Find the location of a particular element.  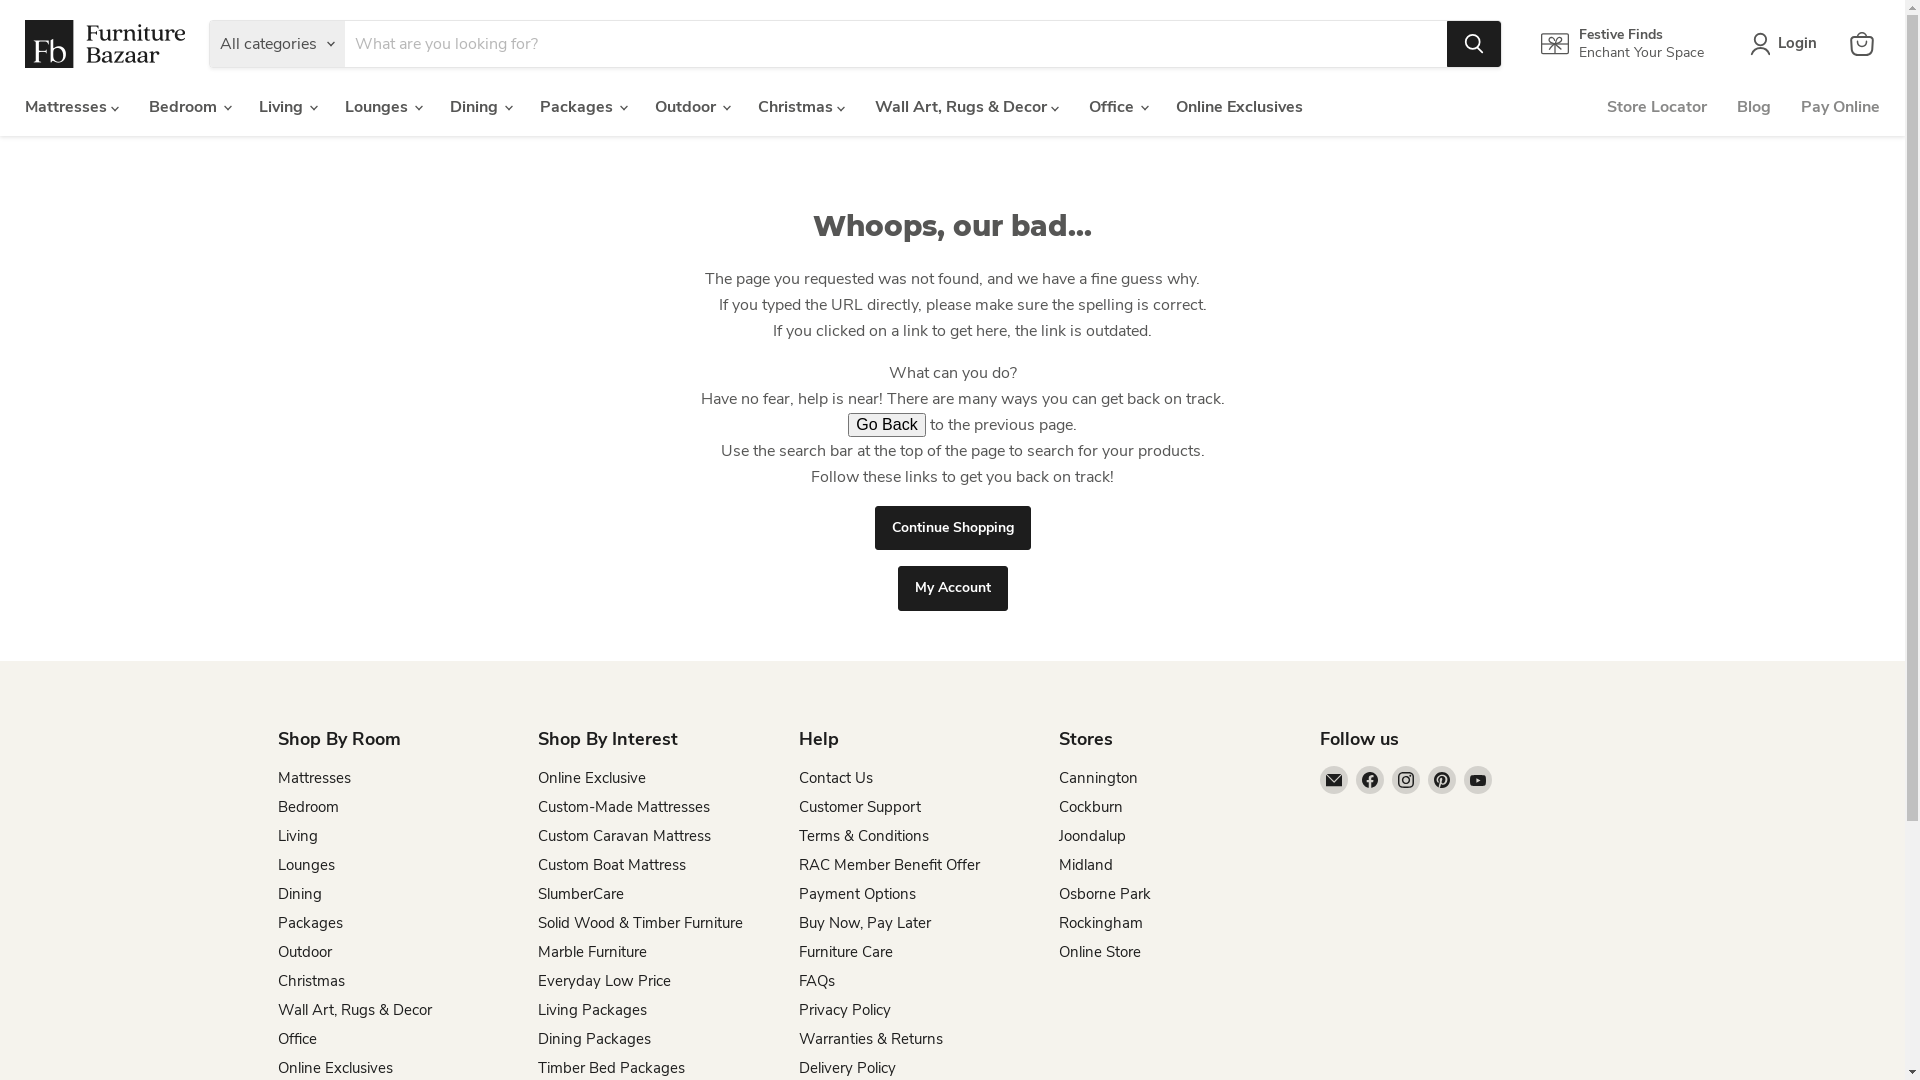

'Office' is located at coordinates (296, 1037).